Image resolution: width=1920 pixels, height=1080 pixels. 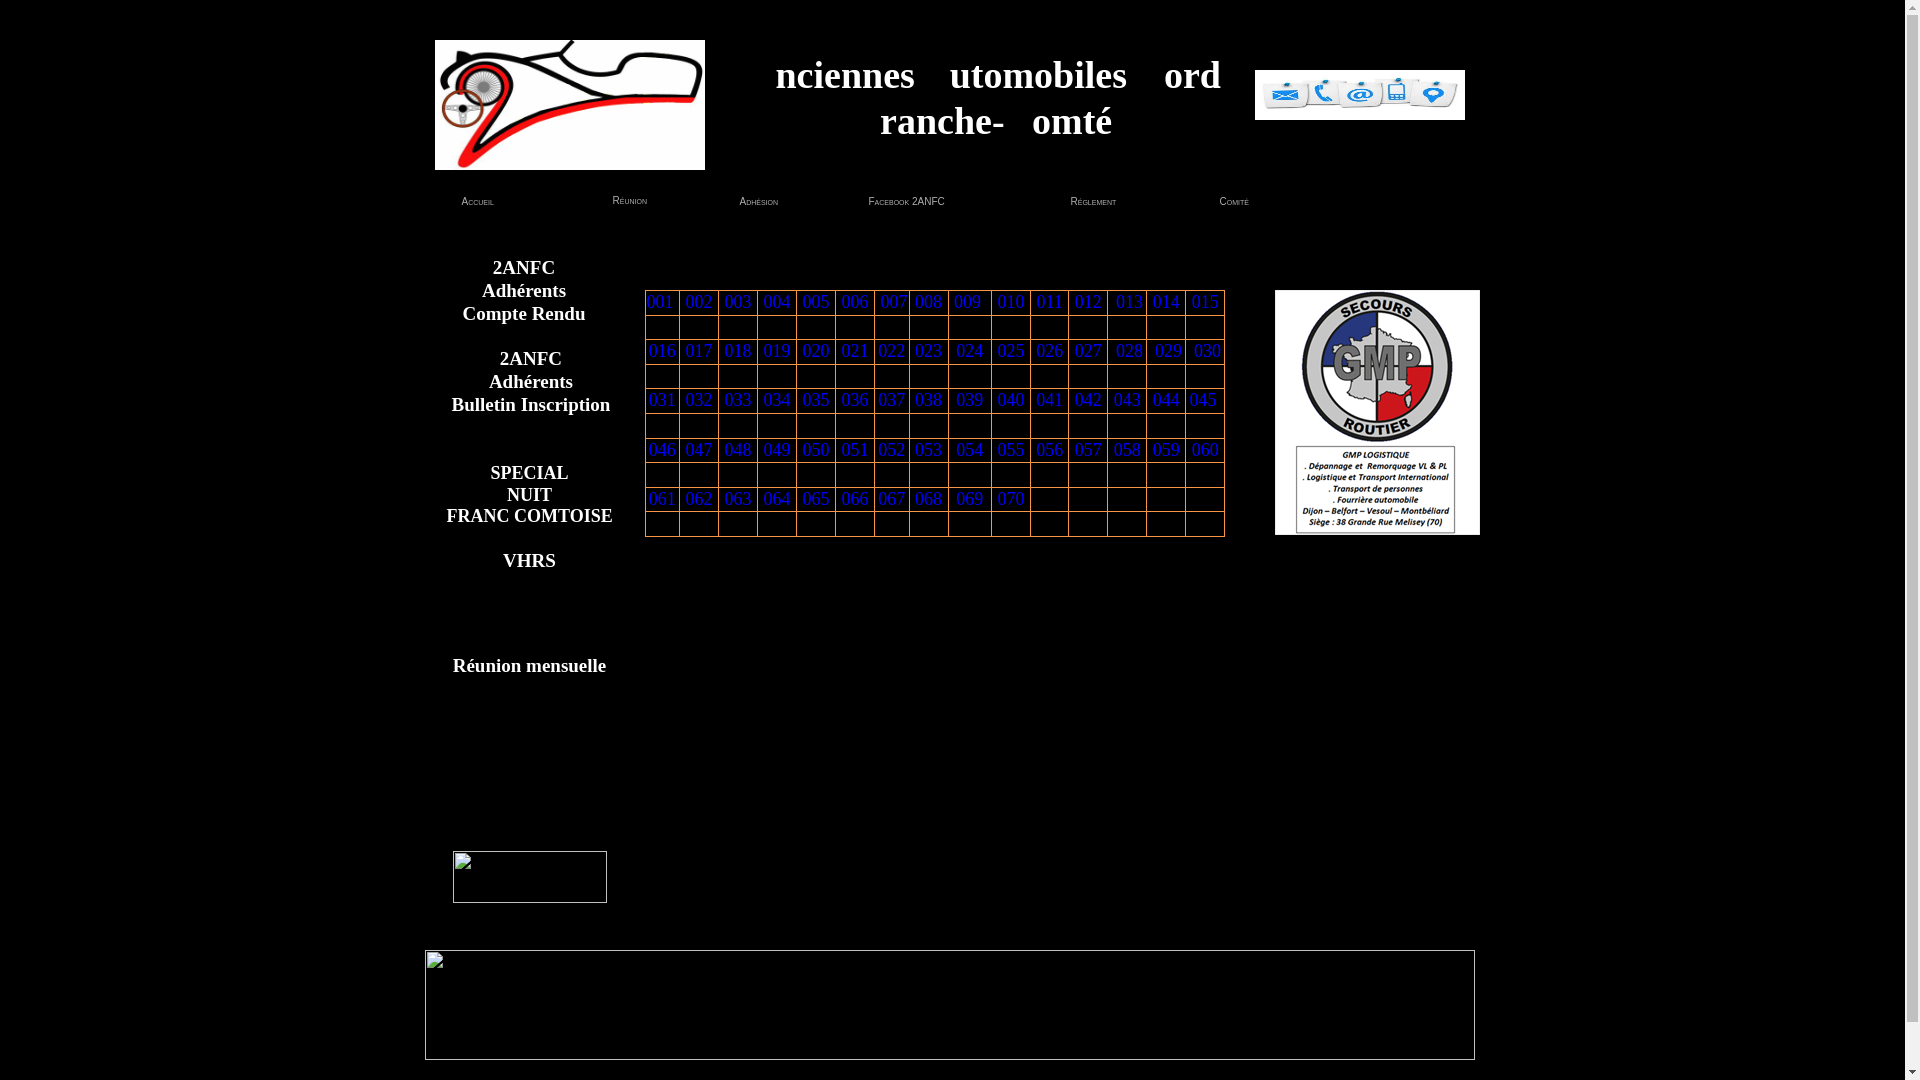 What do you see at coordinates (927, 450) in the screenshot?
I see `'053'` at bounding box center [927, 450].